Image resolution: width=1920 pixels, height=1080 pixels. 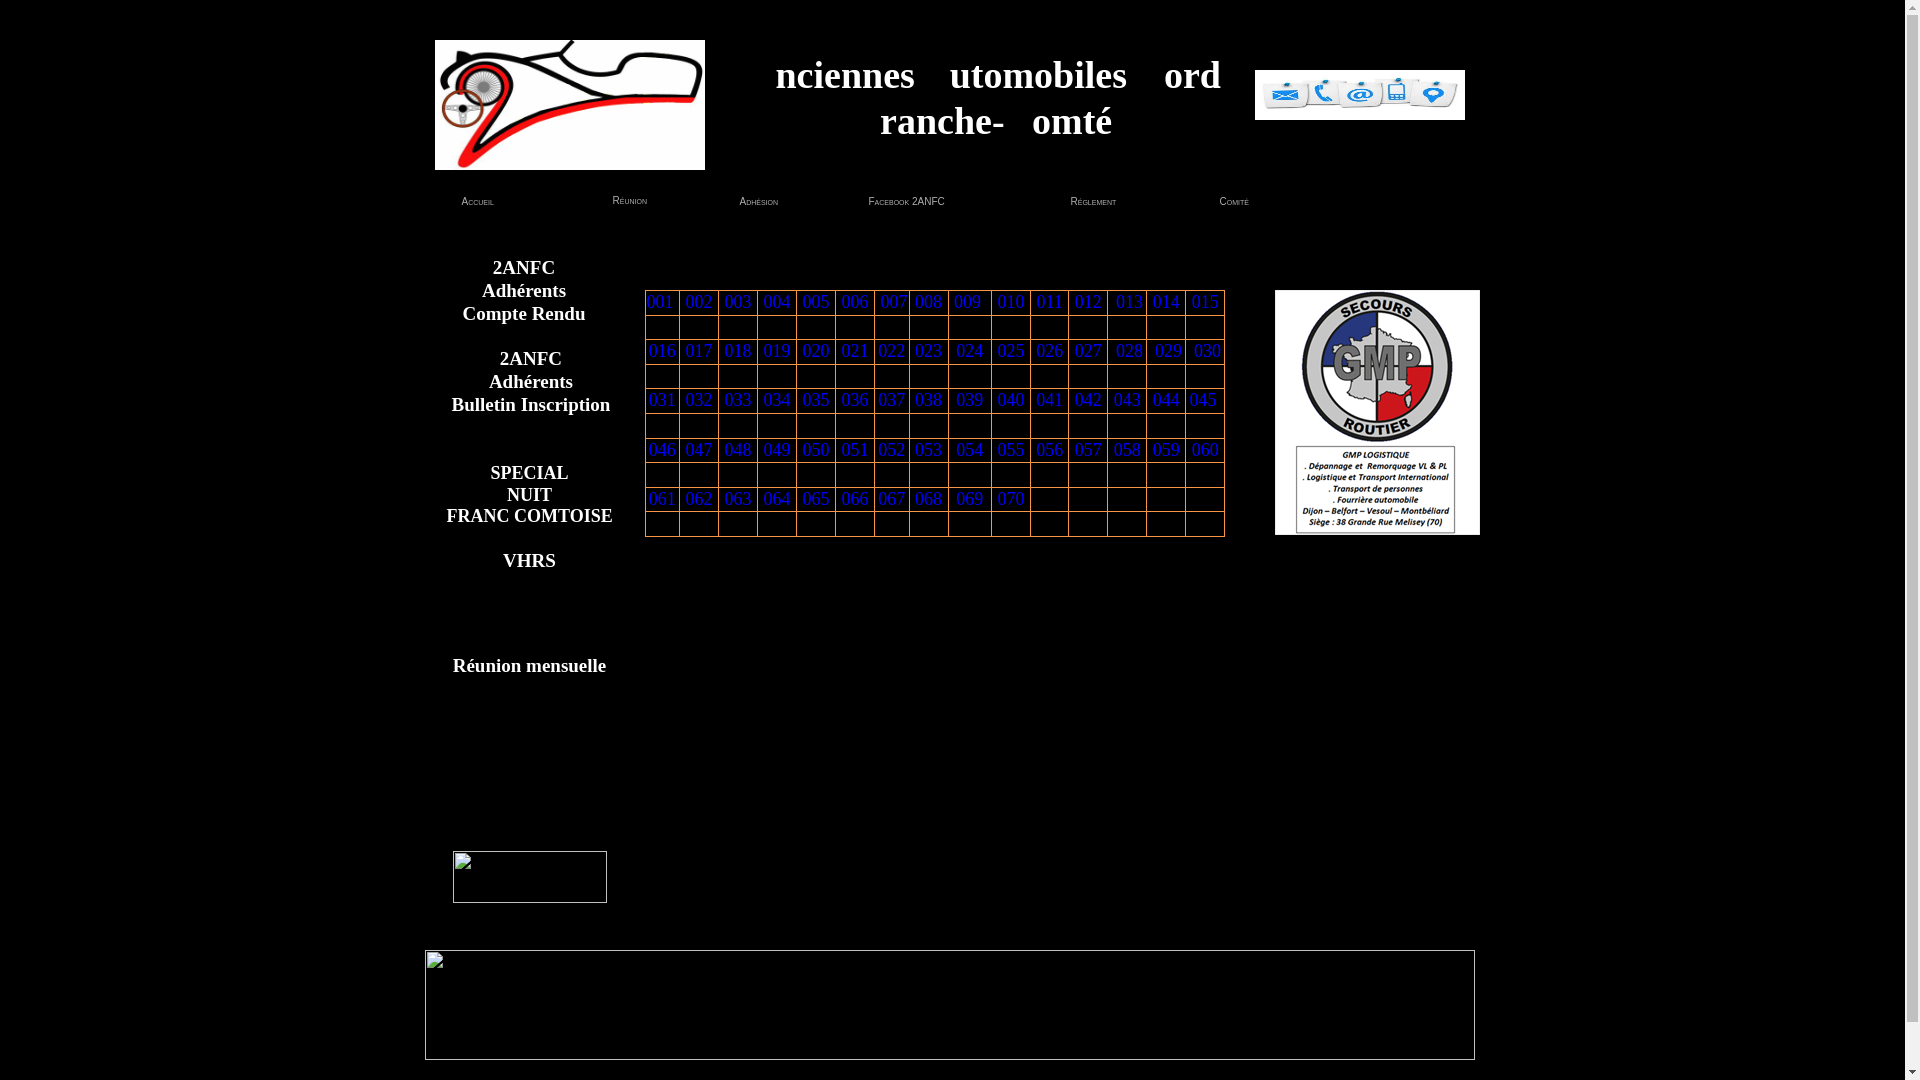 What do you see at coordinates (927, 450) in the screenshot?
I see `'053'` at bounding box center [927, 450].